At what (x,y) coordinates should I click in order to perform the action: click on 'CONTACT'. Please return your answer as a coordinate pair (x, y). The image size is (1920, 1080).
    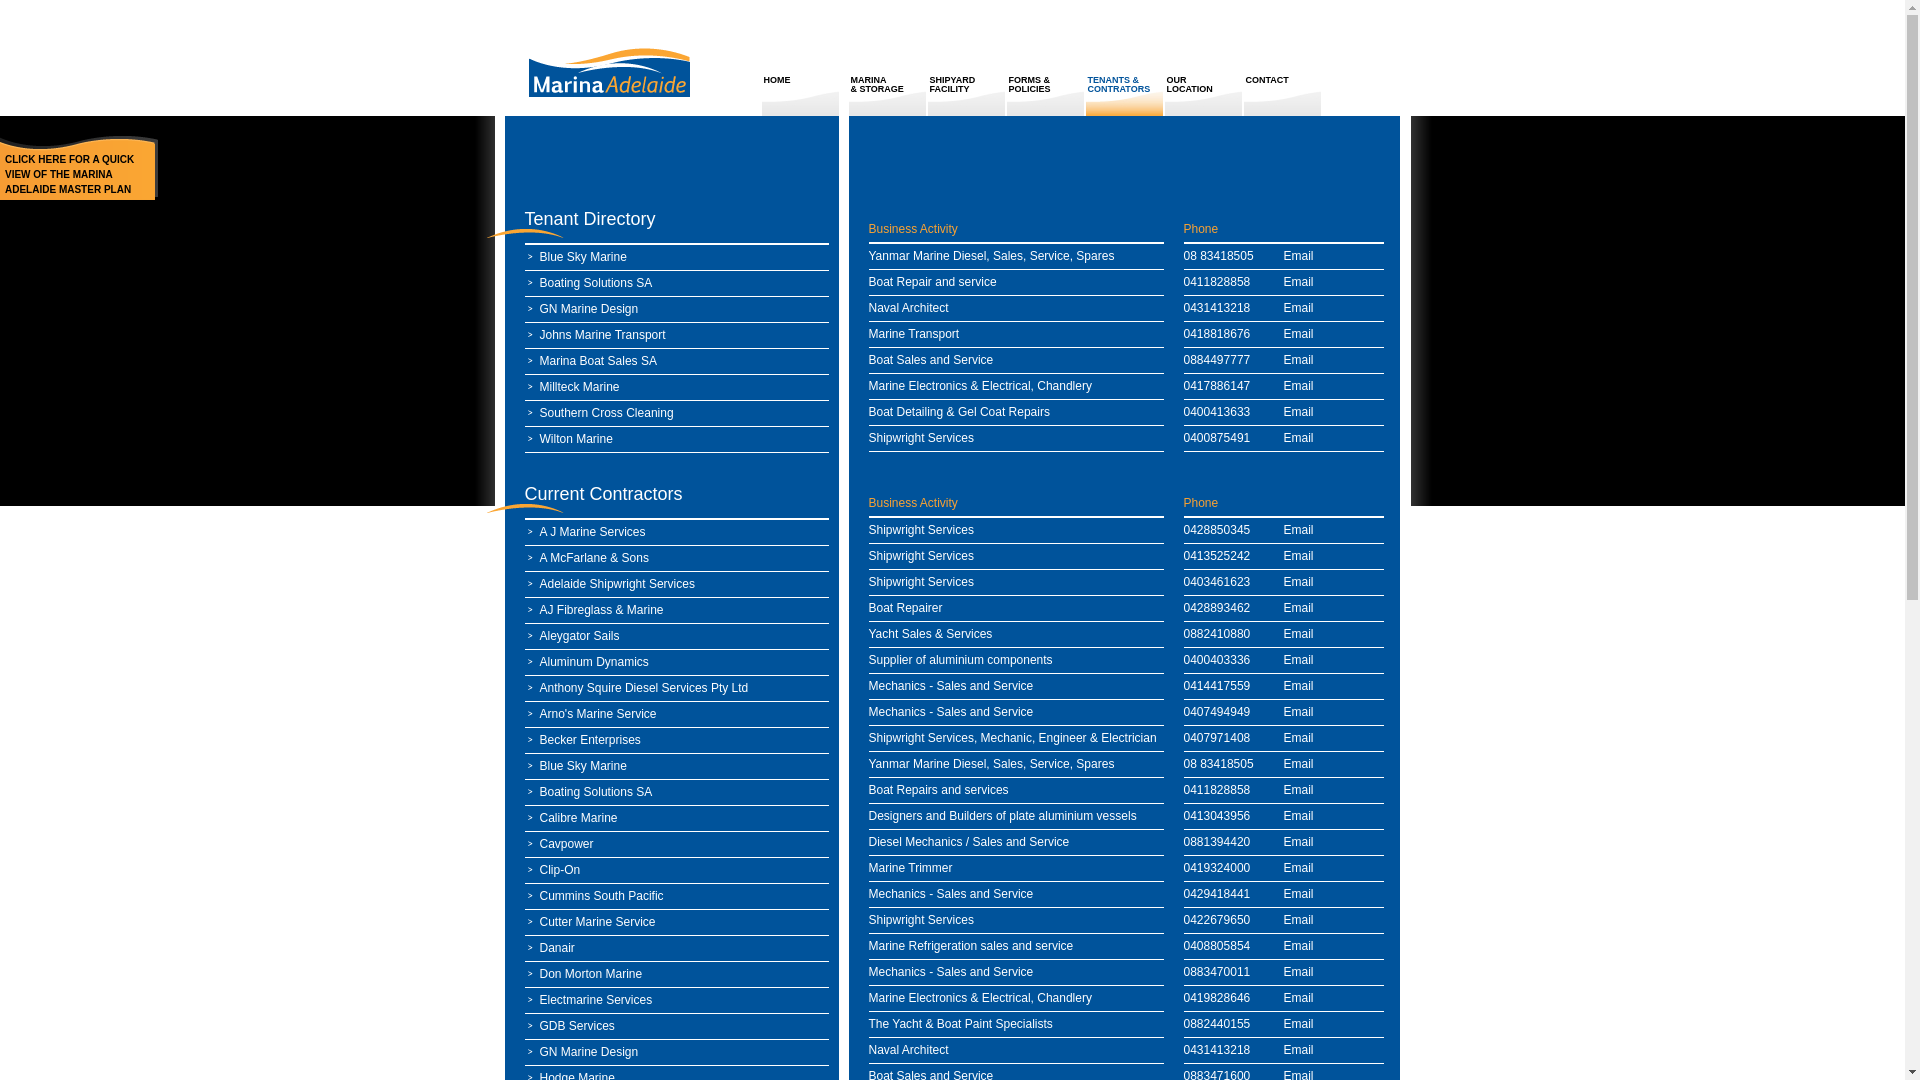
    Looking at the image, I should click on (1242, 96).